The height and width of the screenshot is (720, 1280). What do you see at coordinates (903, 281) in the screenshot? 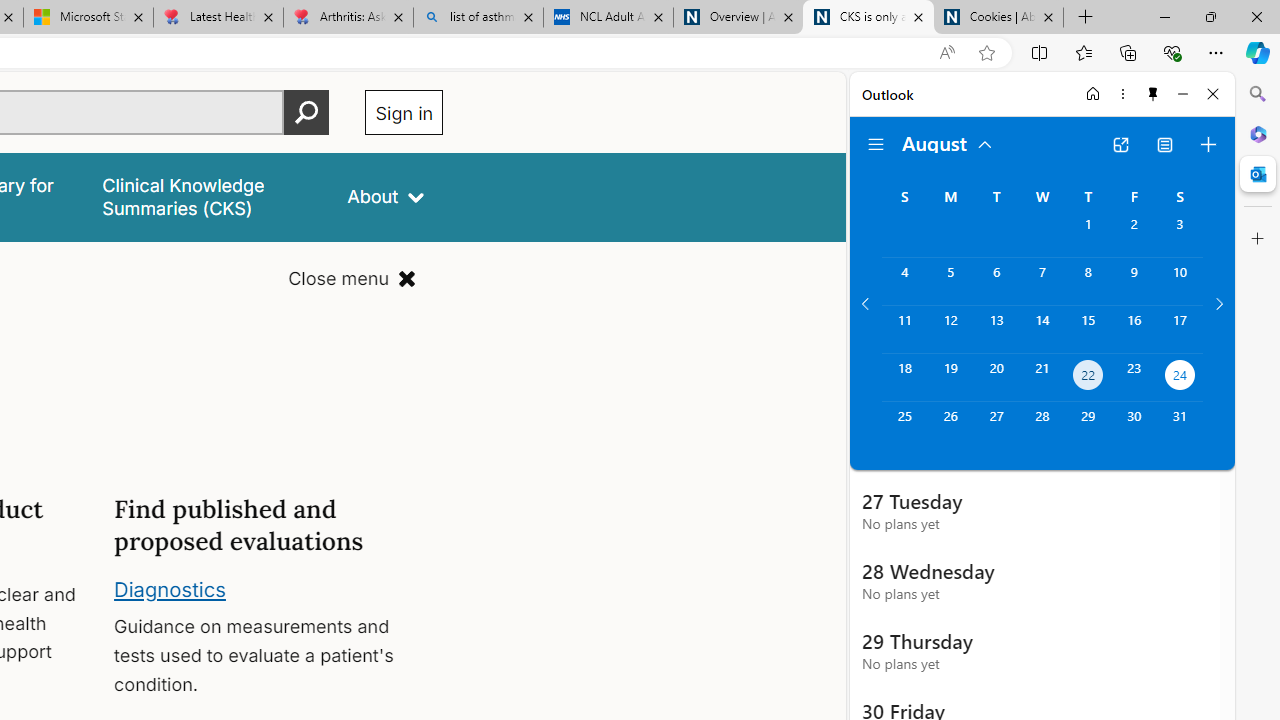
I see `'Sunday, August 4, 2024. '` at bounding box center [903, 281].